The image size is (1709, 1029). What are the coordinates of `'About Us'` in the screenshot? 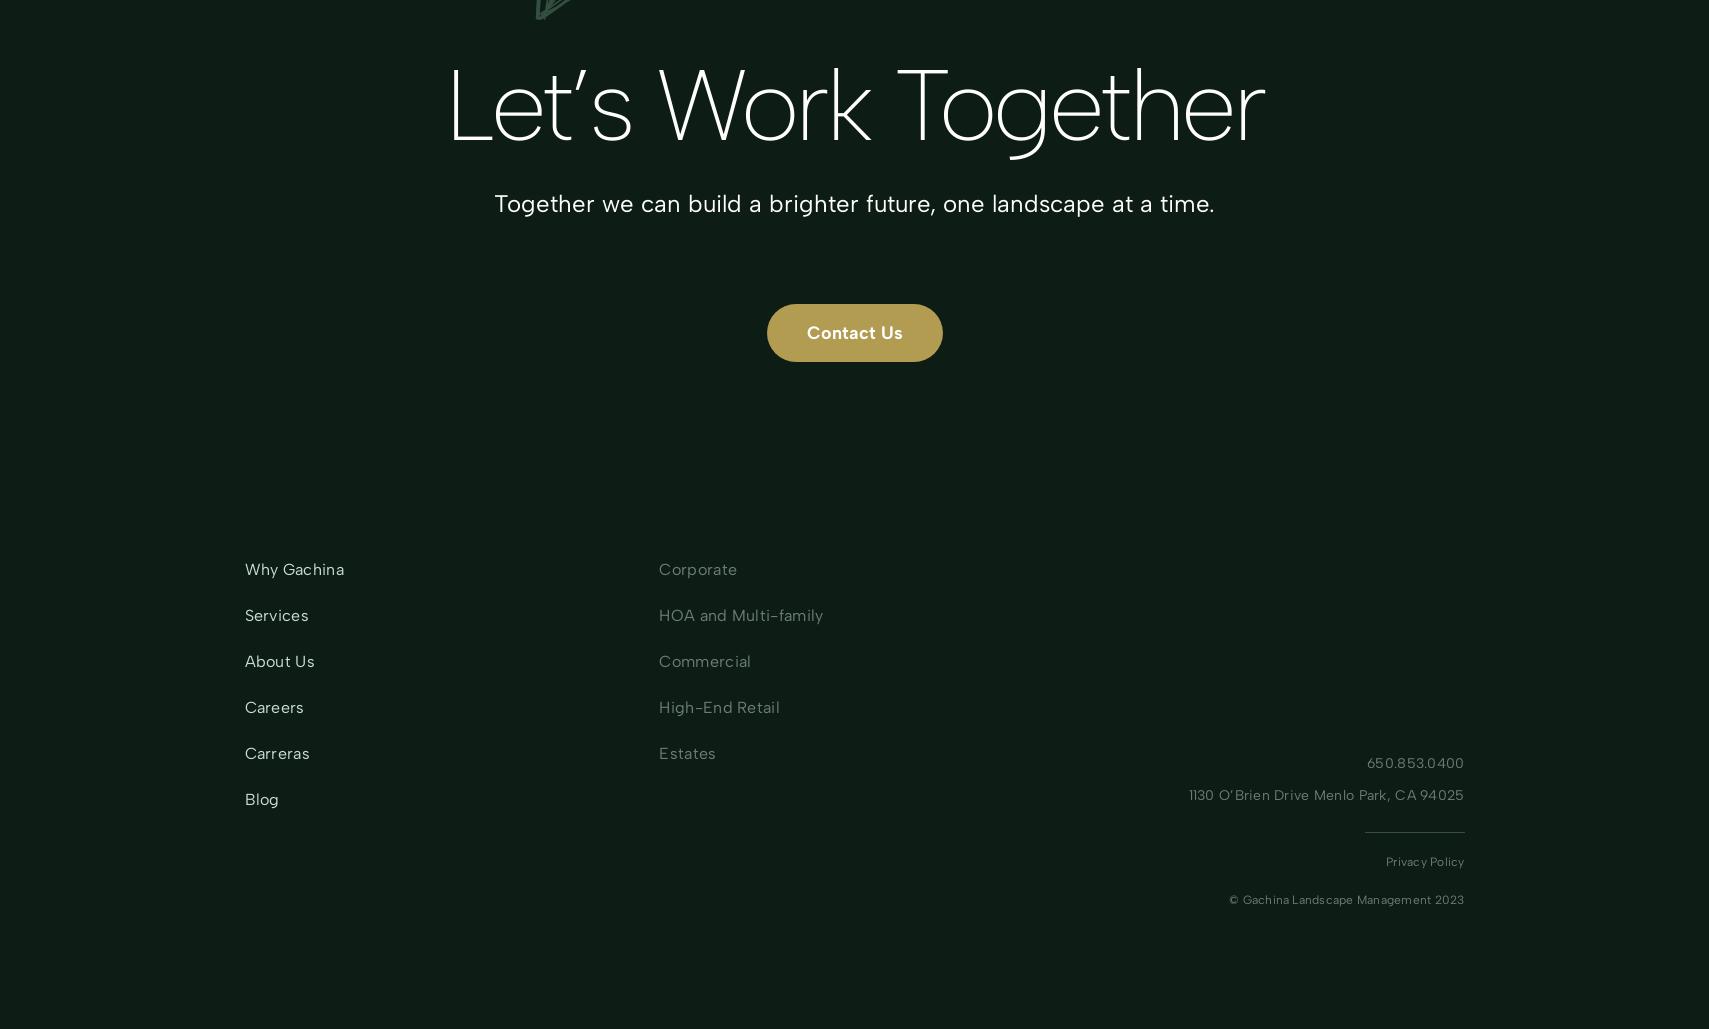 It's located at (278, 660).